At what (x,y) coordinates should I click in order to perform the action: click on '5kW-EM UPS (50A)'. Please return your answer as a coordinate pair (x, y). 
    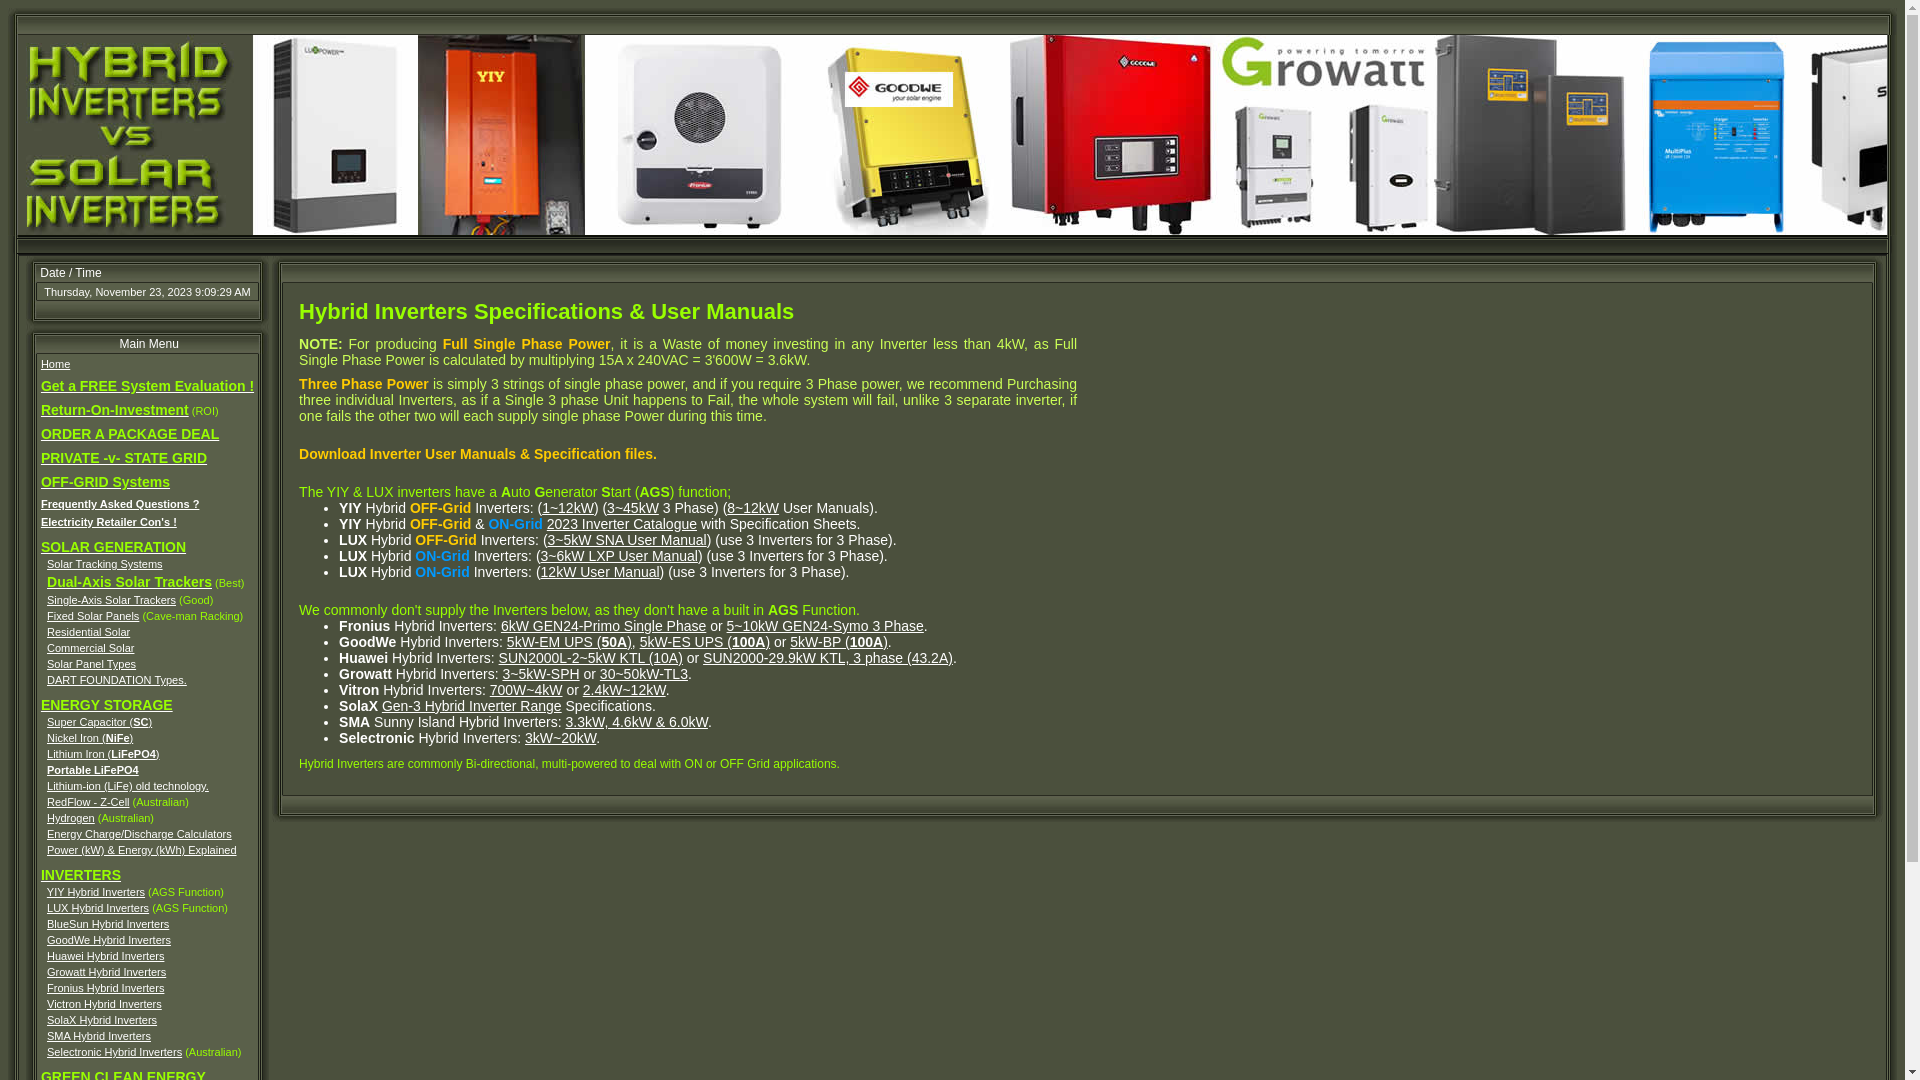
    Looking at the image, I should click on (507, 641).